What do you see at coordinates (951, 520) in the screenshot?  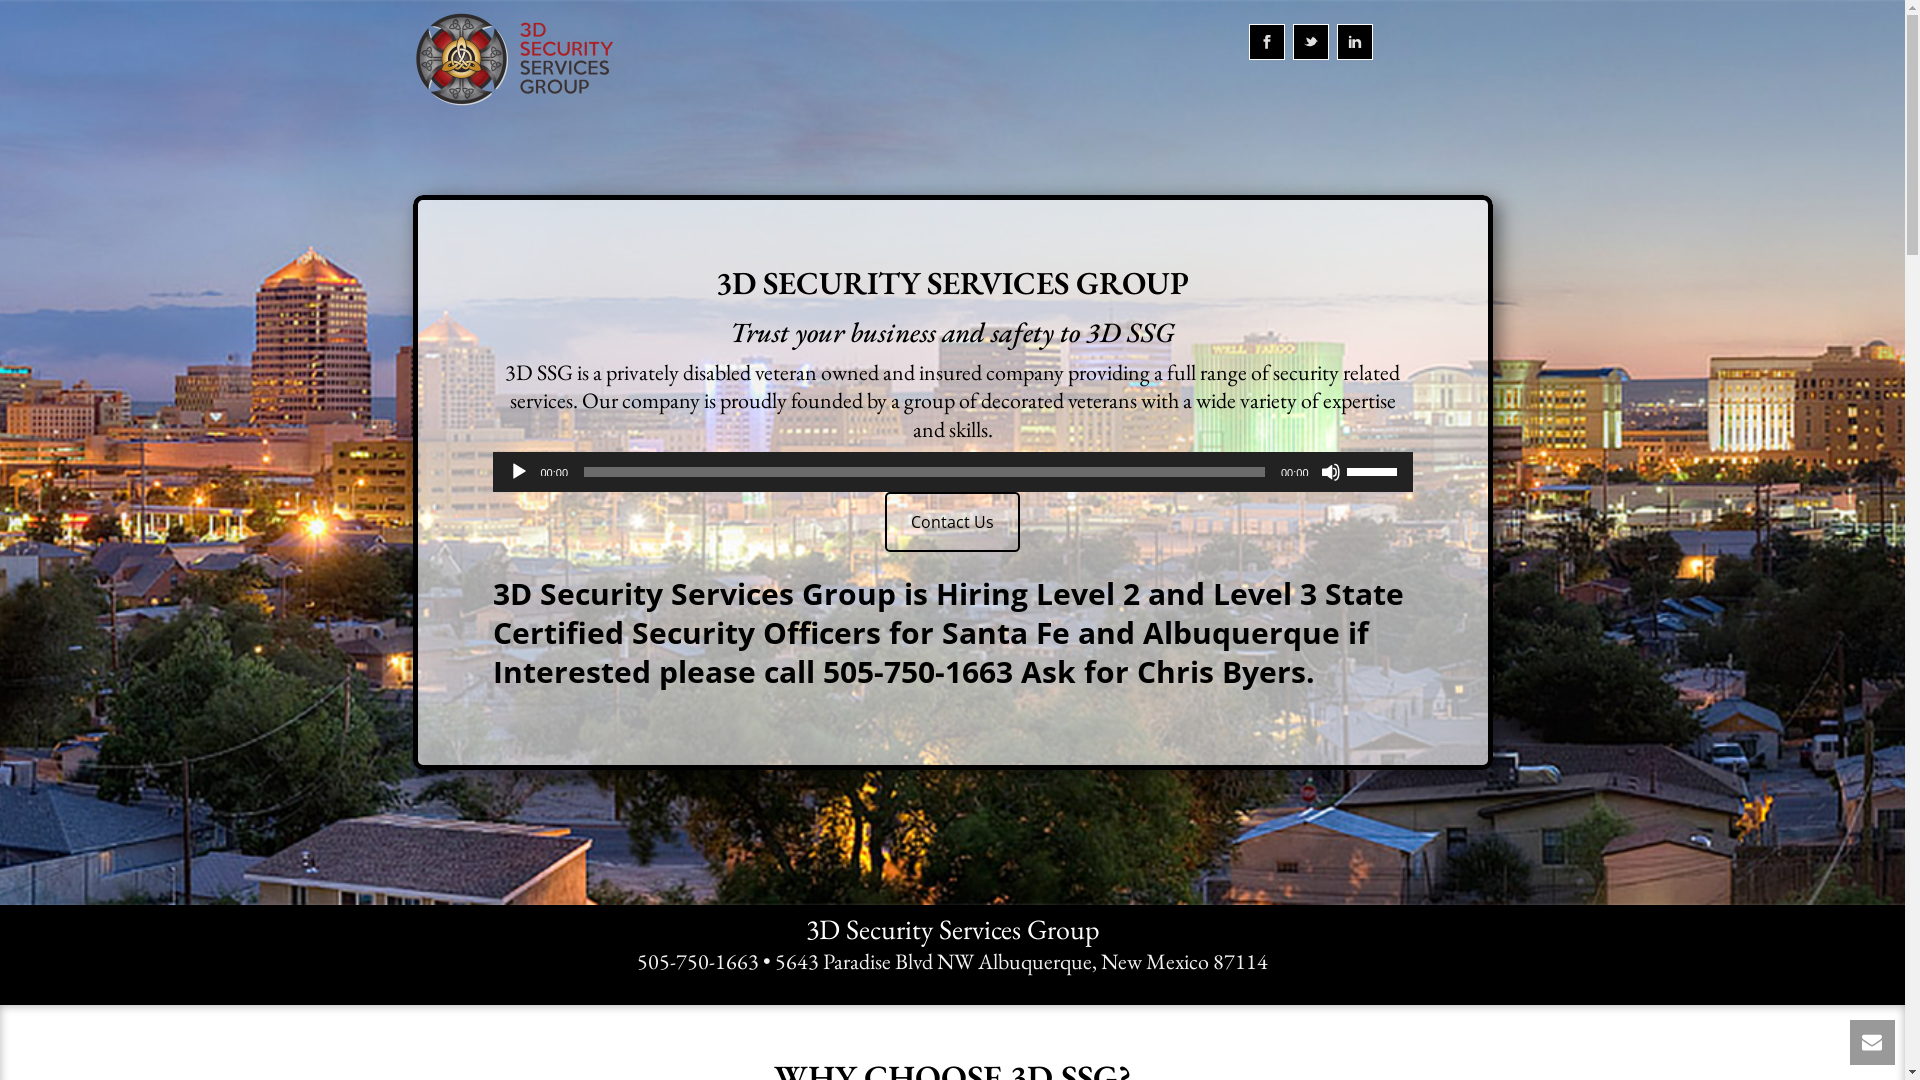 I see `'Contact Us'` at bounding box center [951, 520].